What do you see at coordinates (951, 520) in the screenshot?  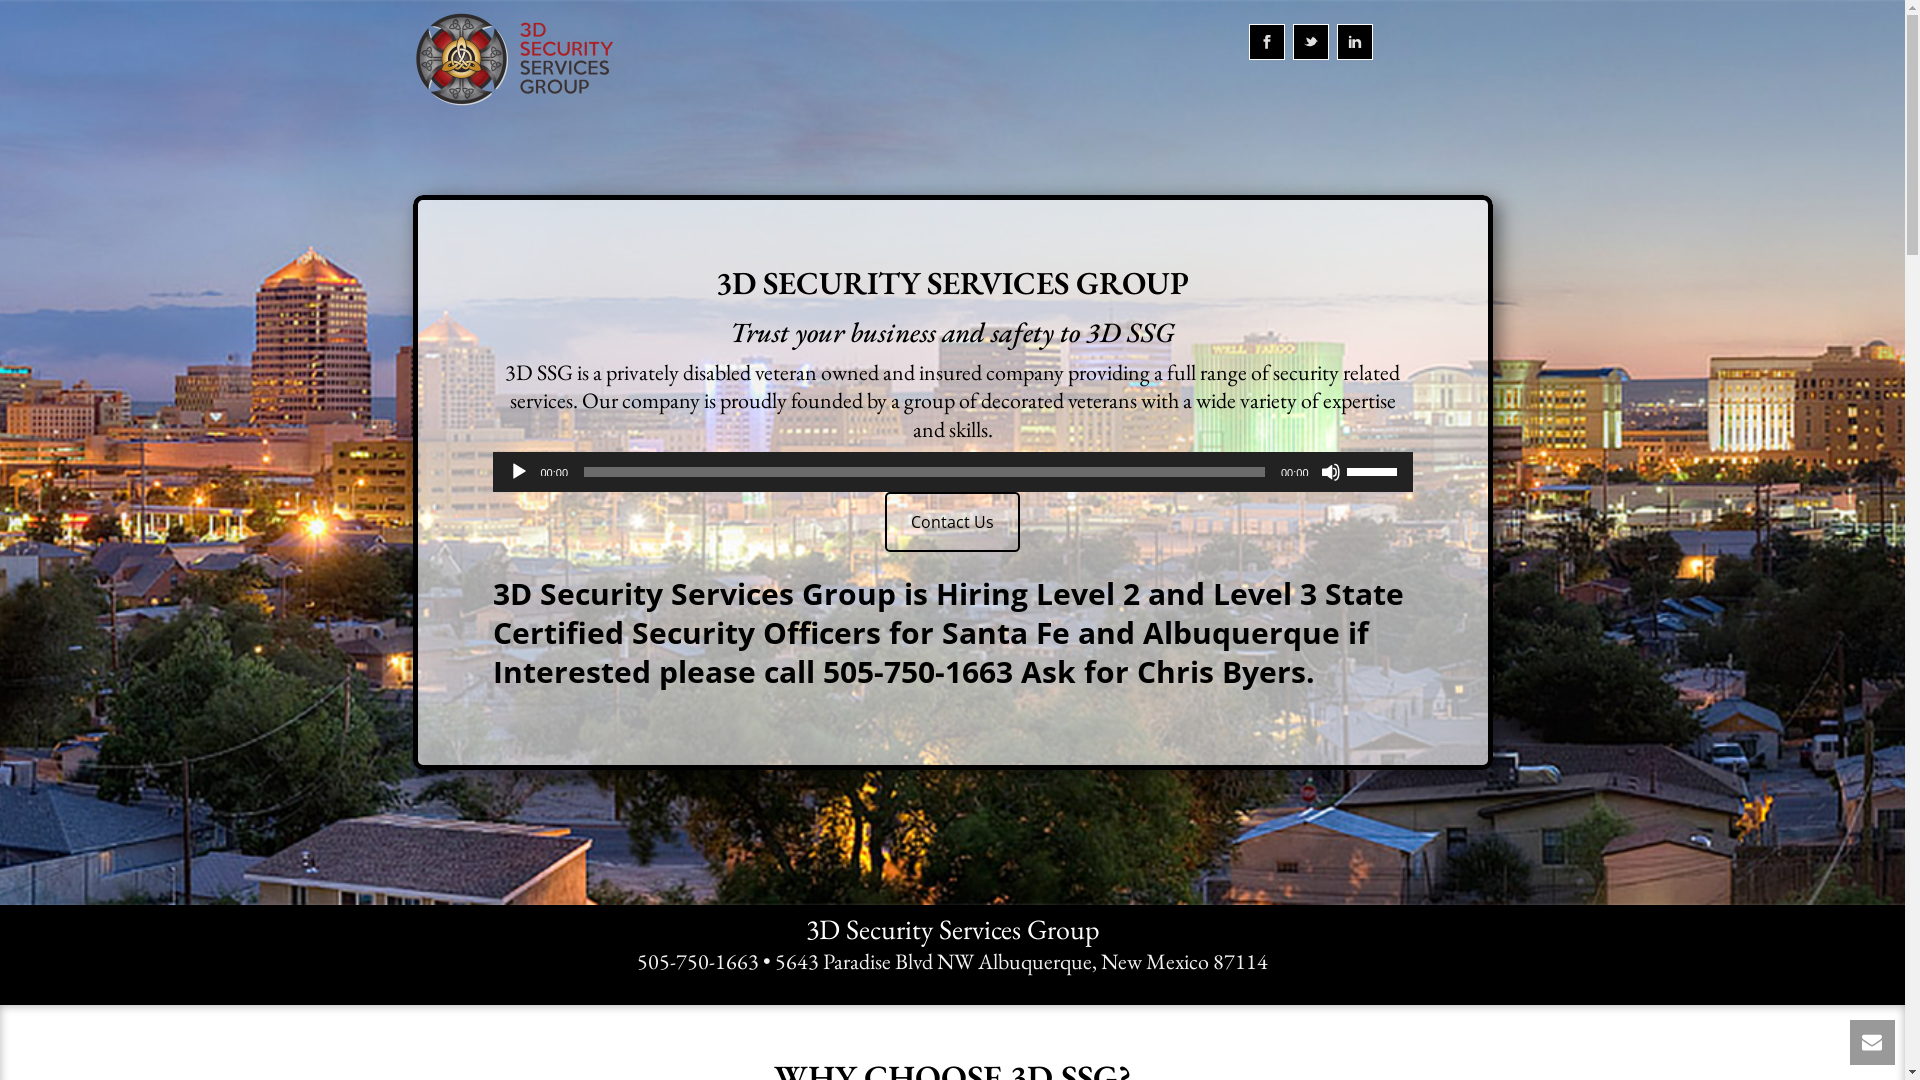 I see `'Contact Us'` at bounding box center [951, 520].